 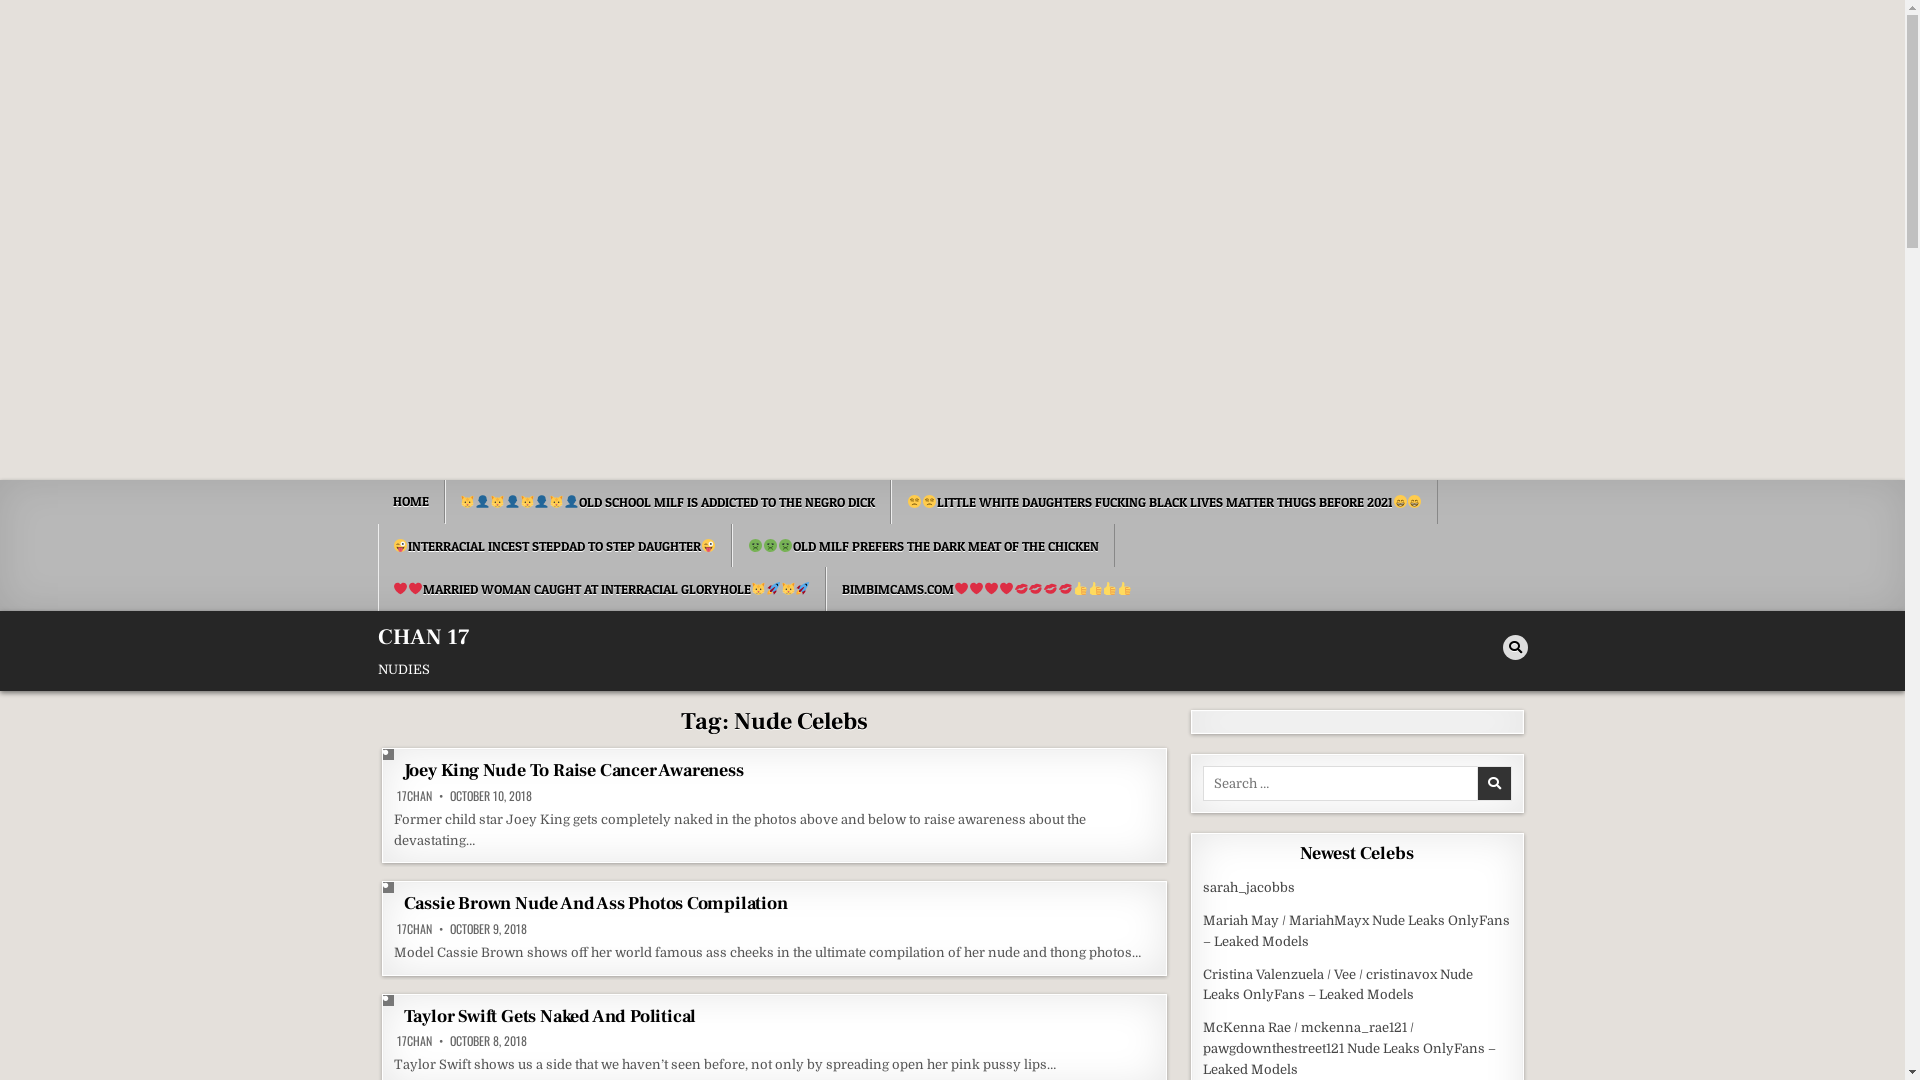 I want to click on 'Joey King Nude To Raise Cancer Awareness', so click(x=573, y=769).